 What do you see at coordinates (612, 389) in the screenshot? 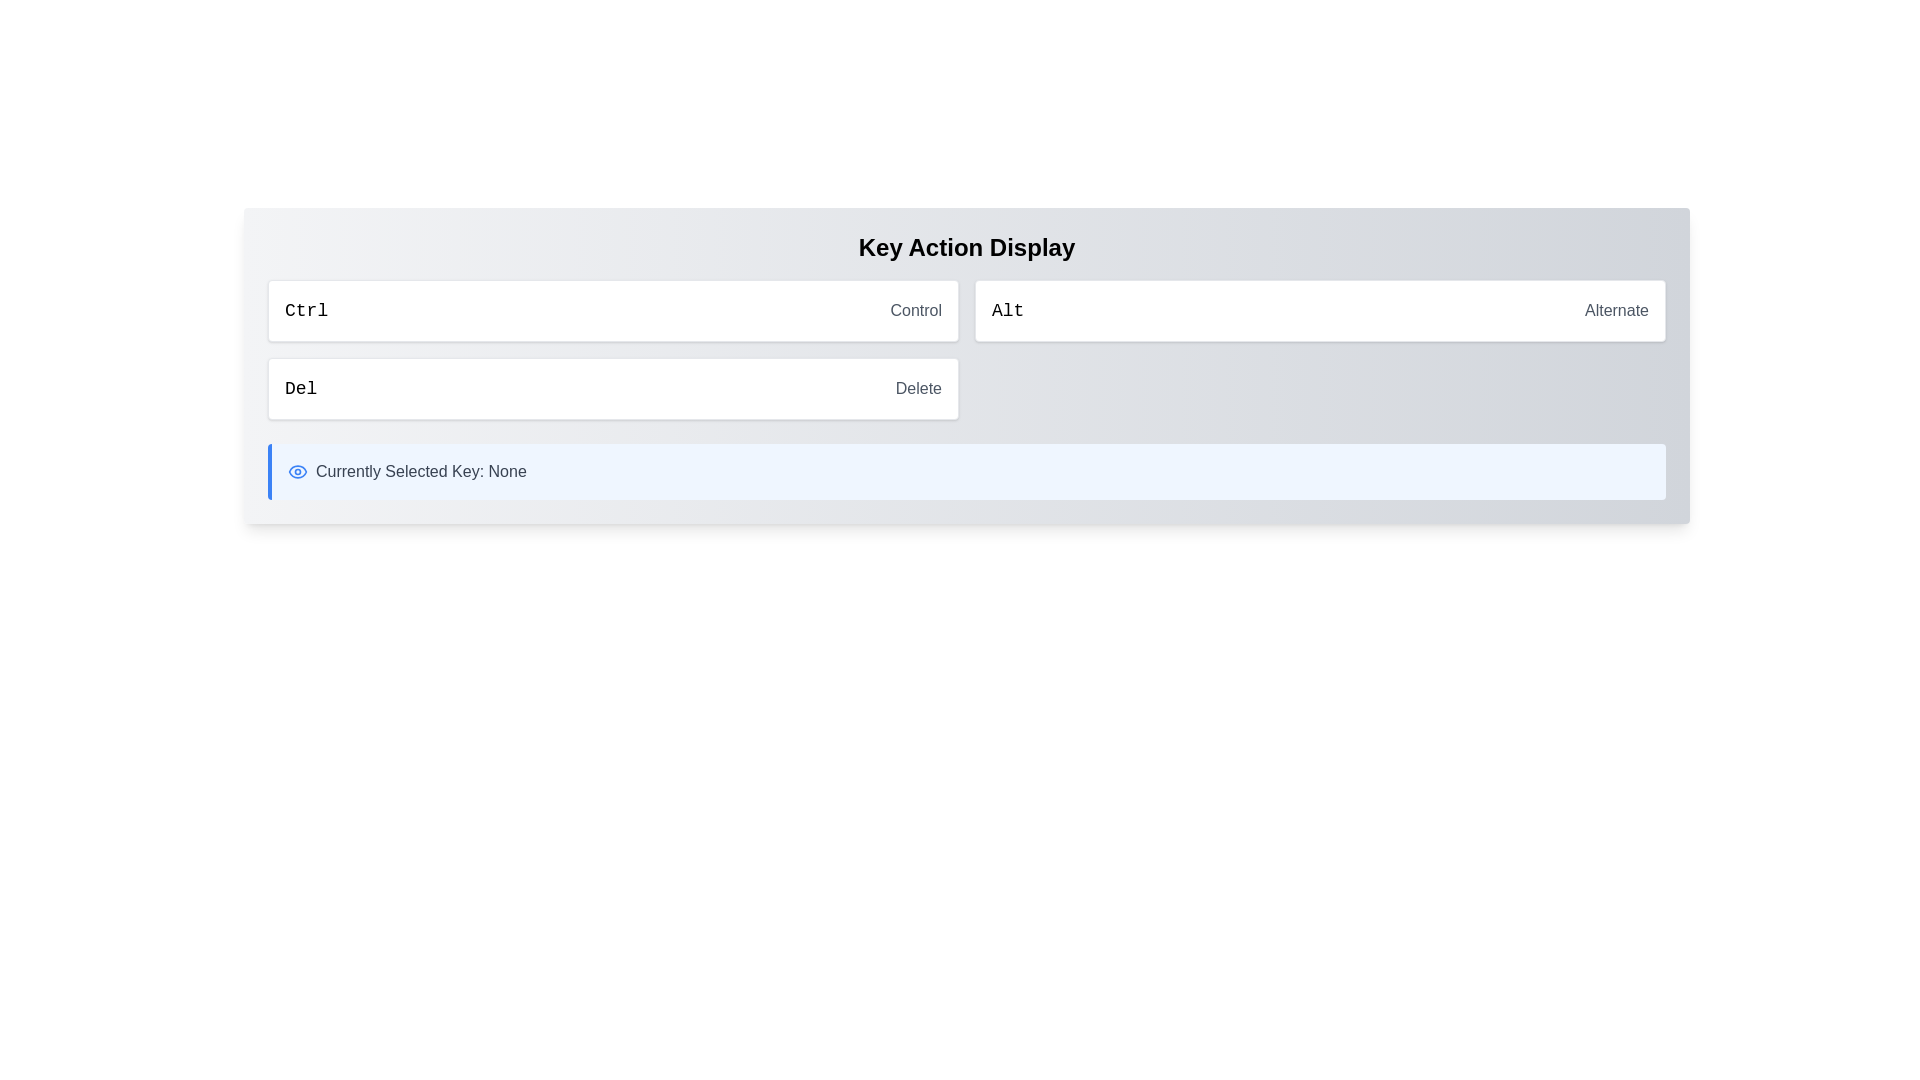
I see `the clickable display box with a white background containing 'Del' on the left and 'Delete' on the right` at bounding box center [612, 389].